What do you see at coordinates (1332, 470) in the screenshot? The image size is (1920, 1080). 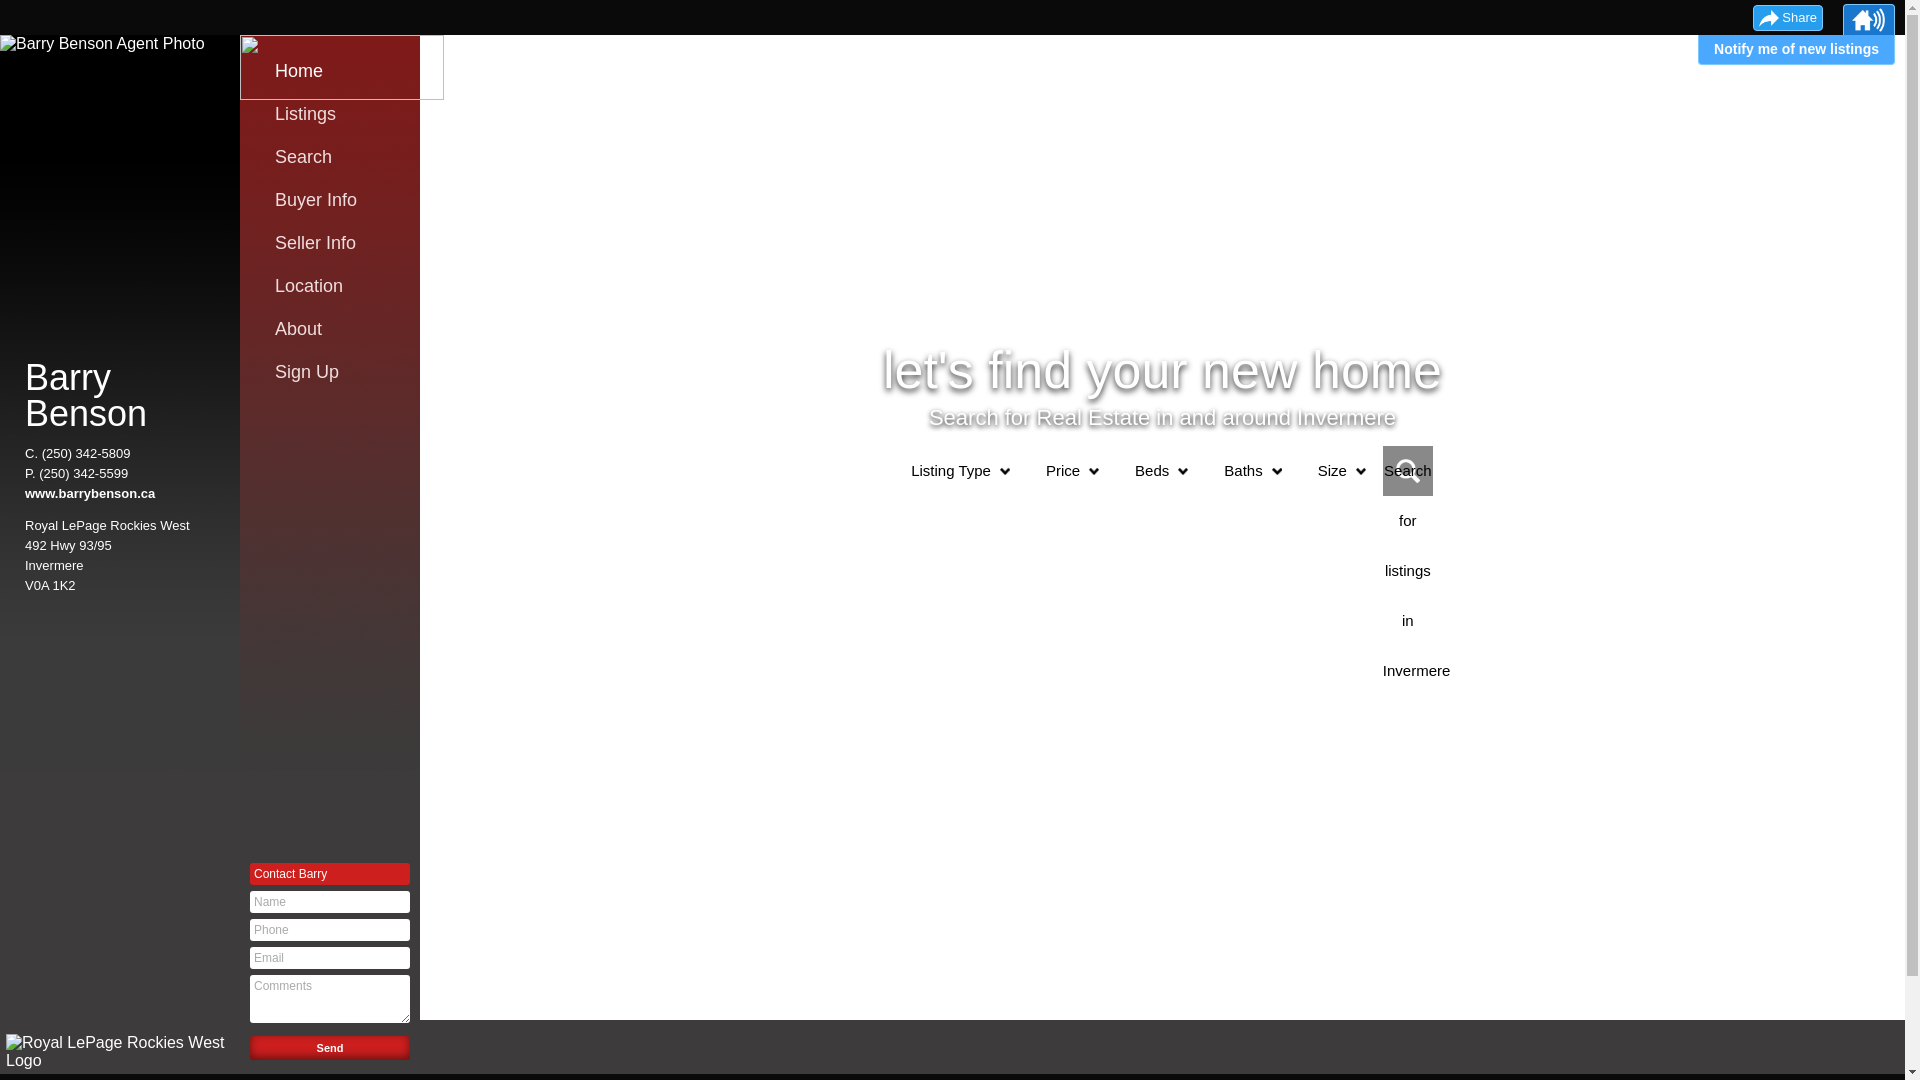 I see `'Size'` at bounding box center [1332, 470].